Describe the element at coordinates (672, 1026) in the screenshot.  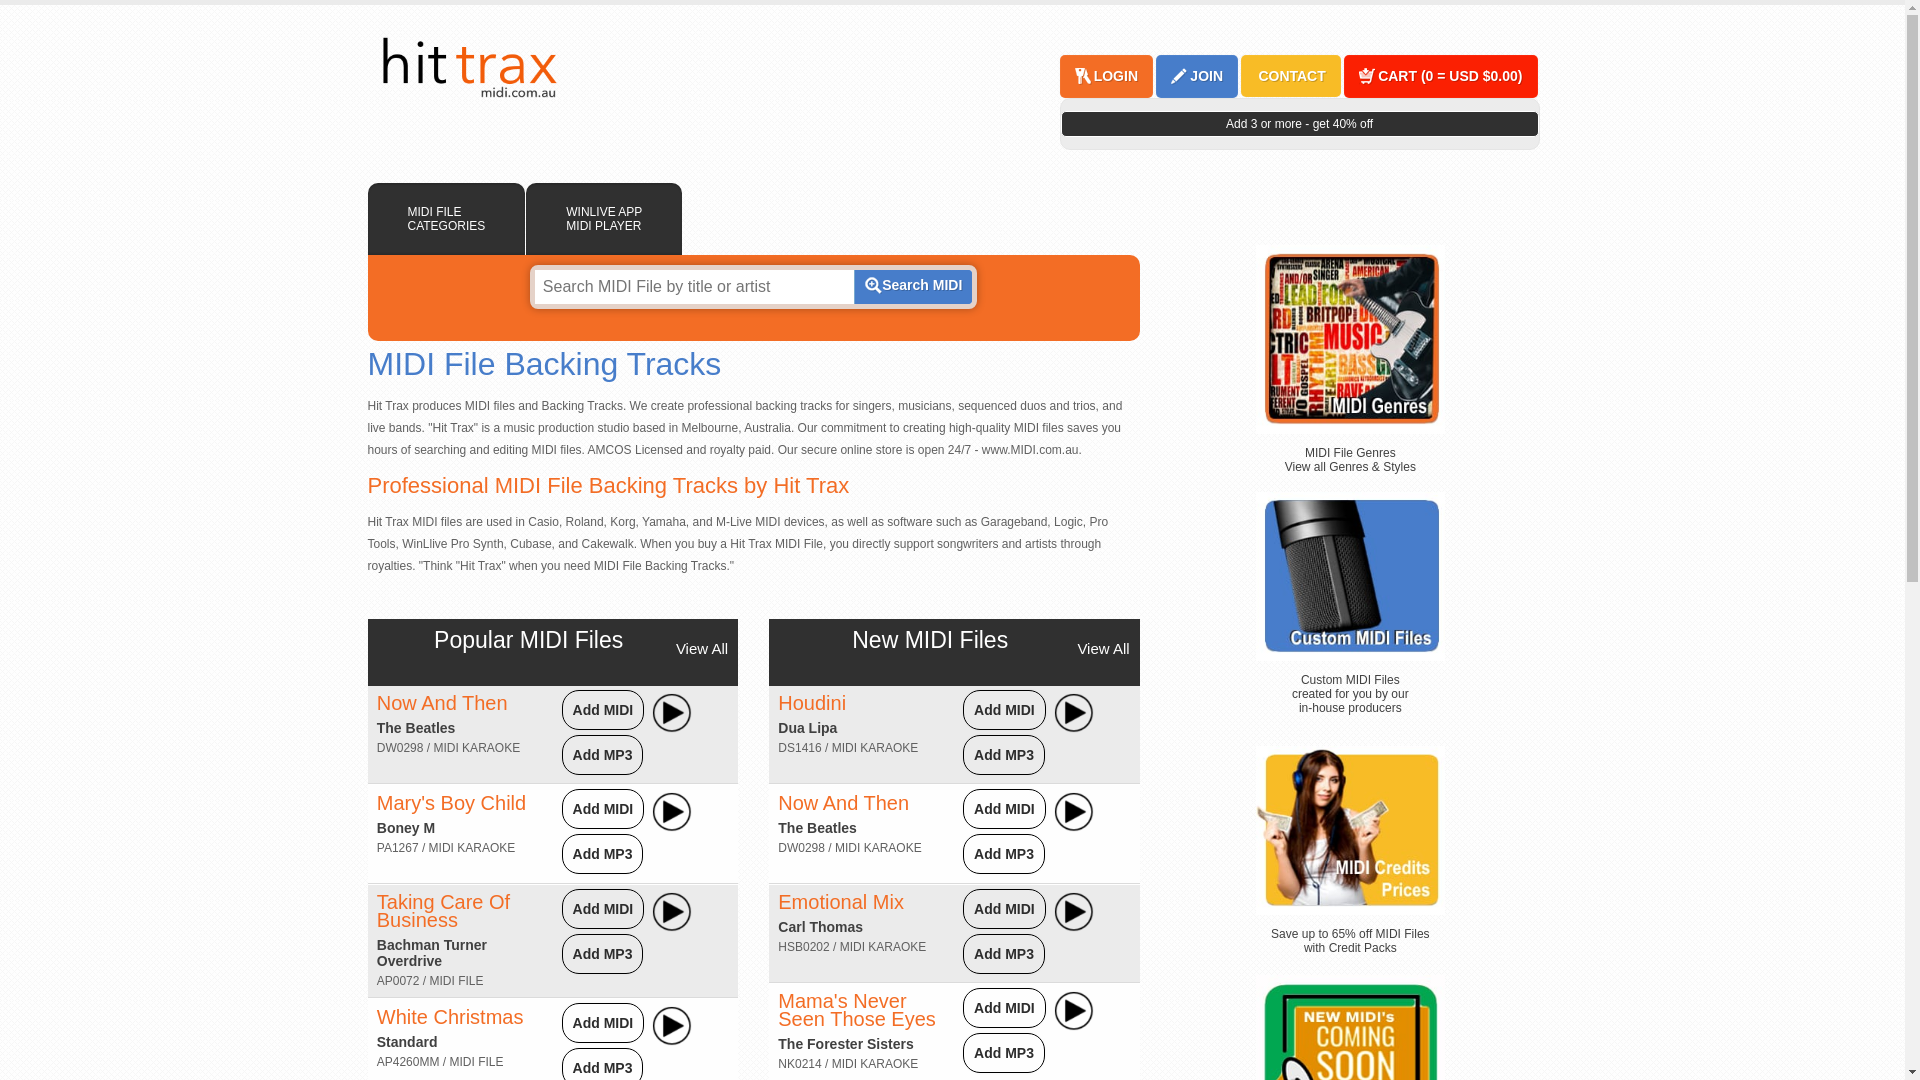
I see `'Play White Christmas'` at that location.